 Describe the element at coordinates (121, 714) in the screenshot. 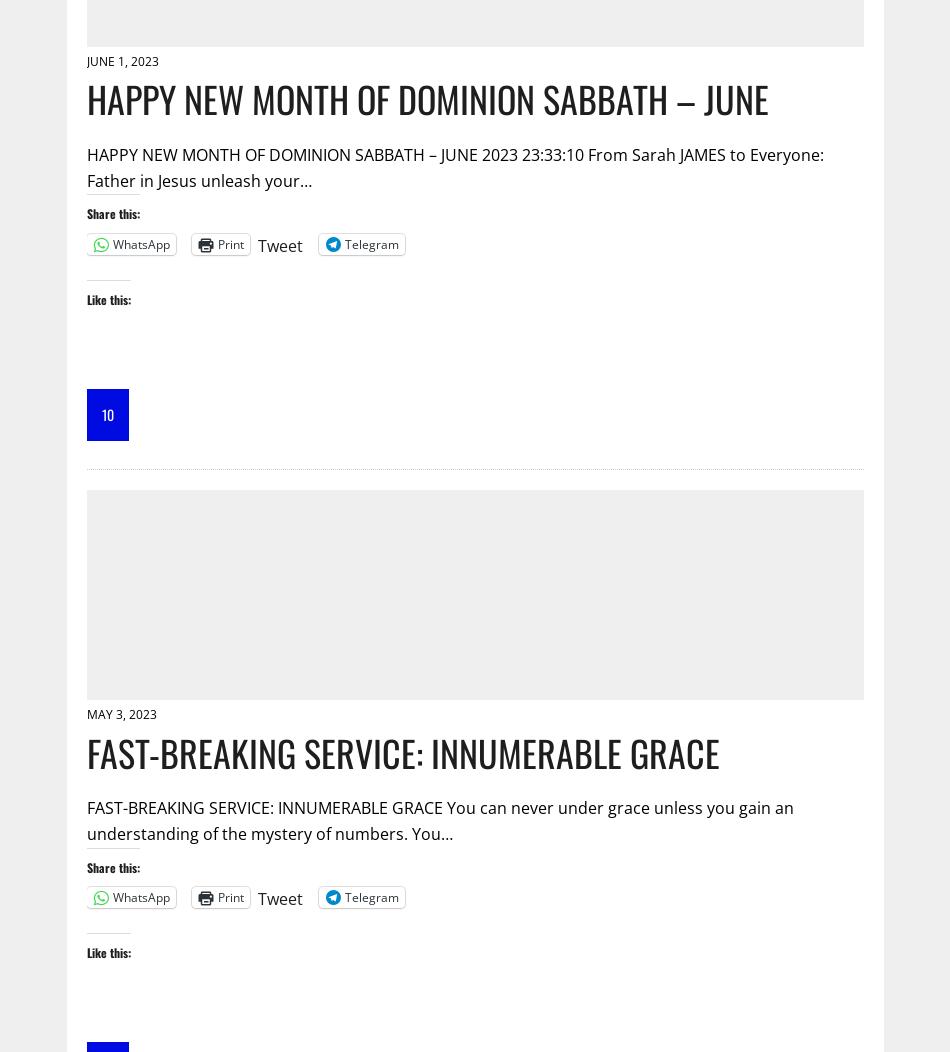

I see `'May 3, 2023'` at that location.